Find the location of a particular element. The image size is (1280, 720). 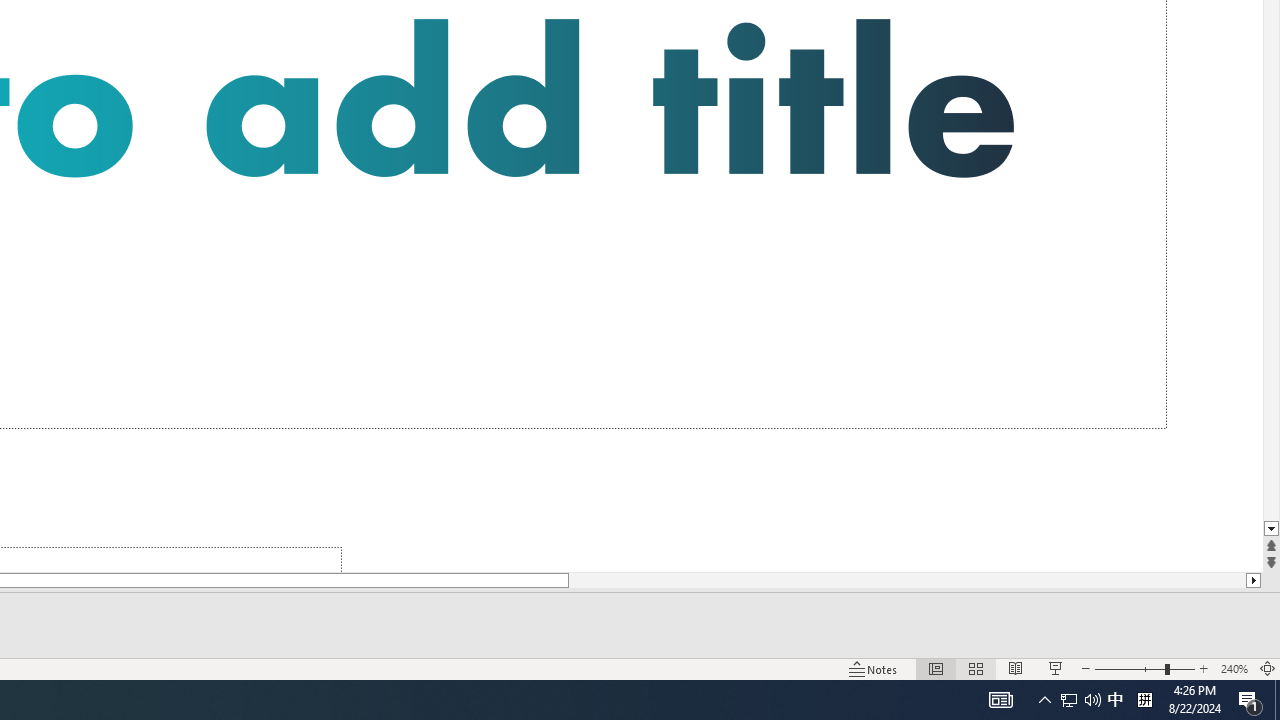

'Zoom' is located at coordinates (1144, 669).